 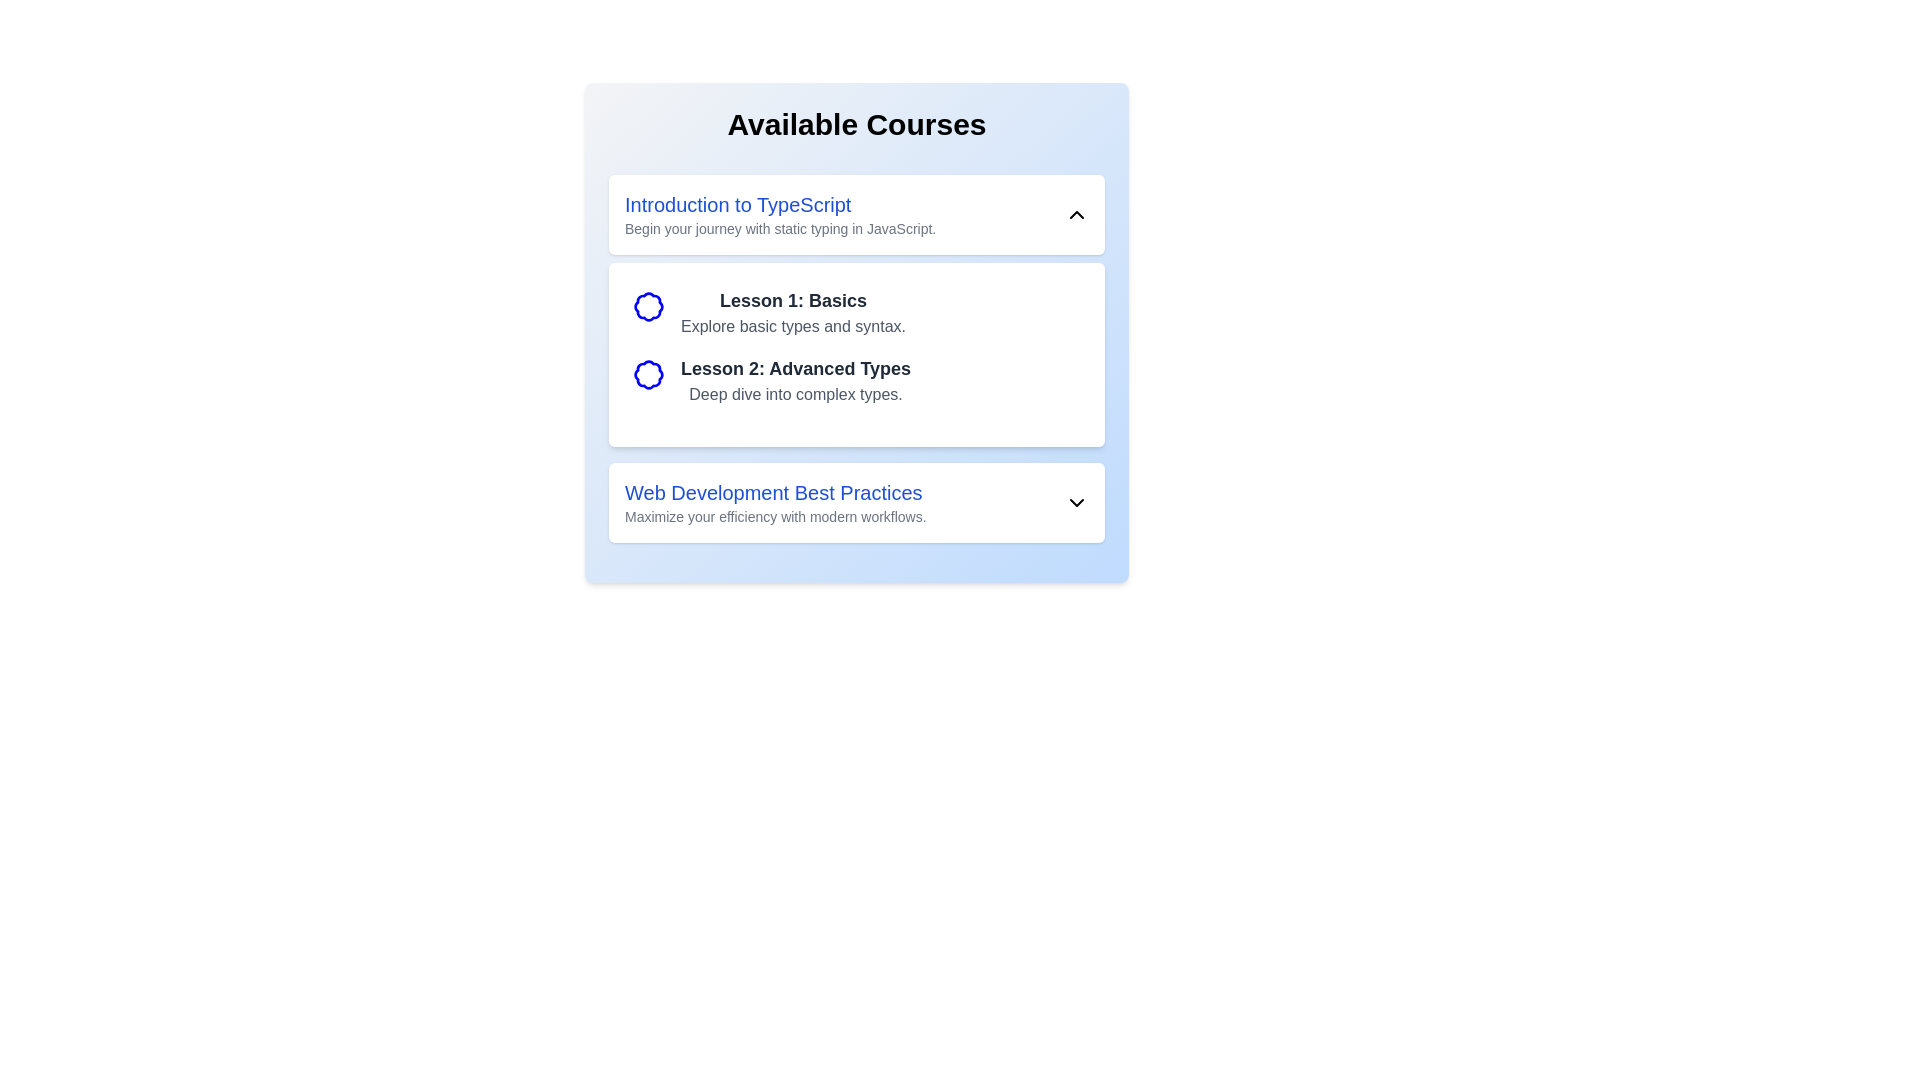 What do you see at coordinates (774, 515) in the screenshot?
I see `the descriptive text element for the 'Web Development Best Practices' section, located beneath the corresponding header within a collapsible card component` at bounding box center [774, 515].